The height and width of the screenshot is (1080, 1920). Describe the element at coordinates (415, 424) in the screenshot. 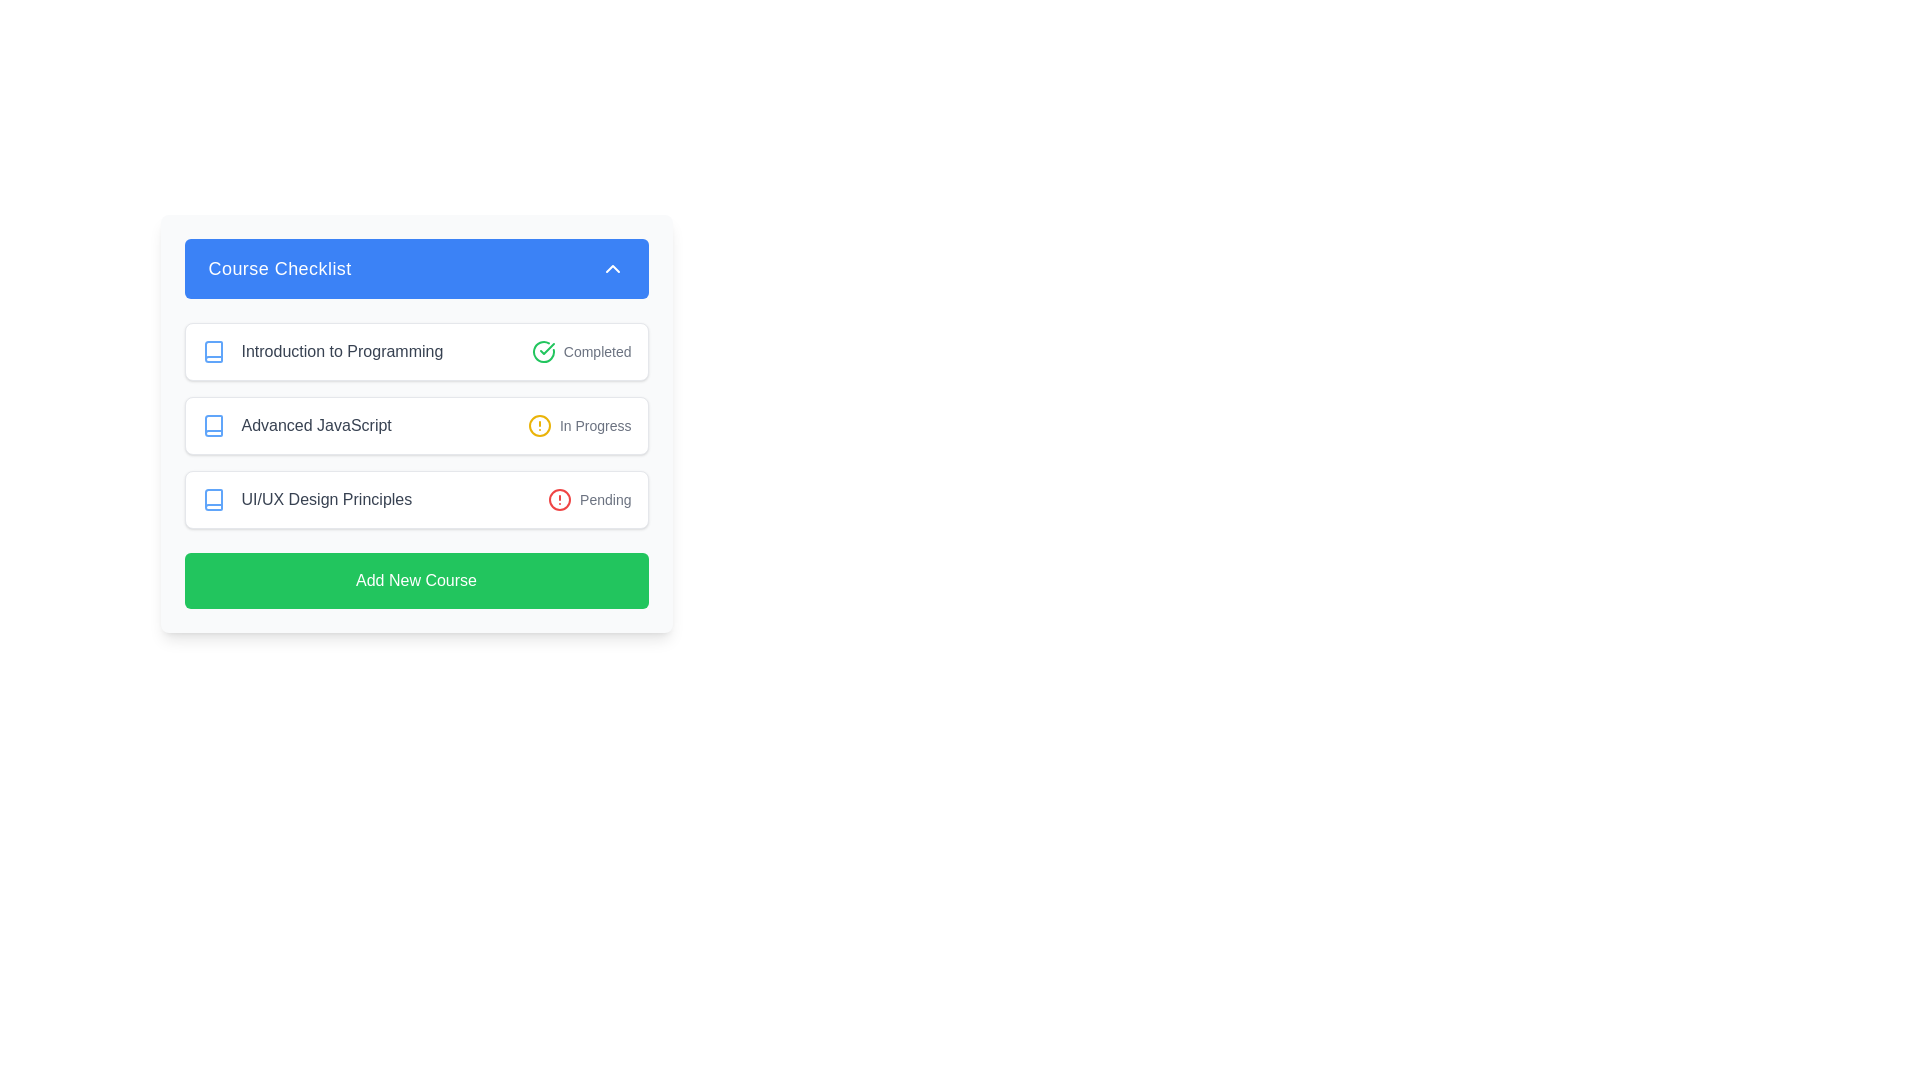

I see `the 'Advanced JavaScript' list item, which indicates that the course is currently 'In Progress', located in the Course Checklist under the second position` at that location.